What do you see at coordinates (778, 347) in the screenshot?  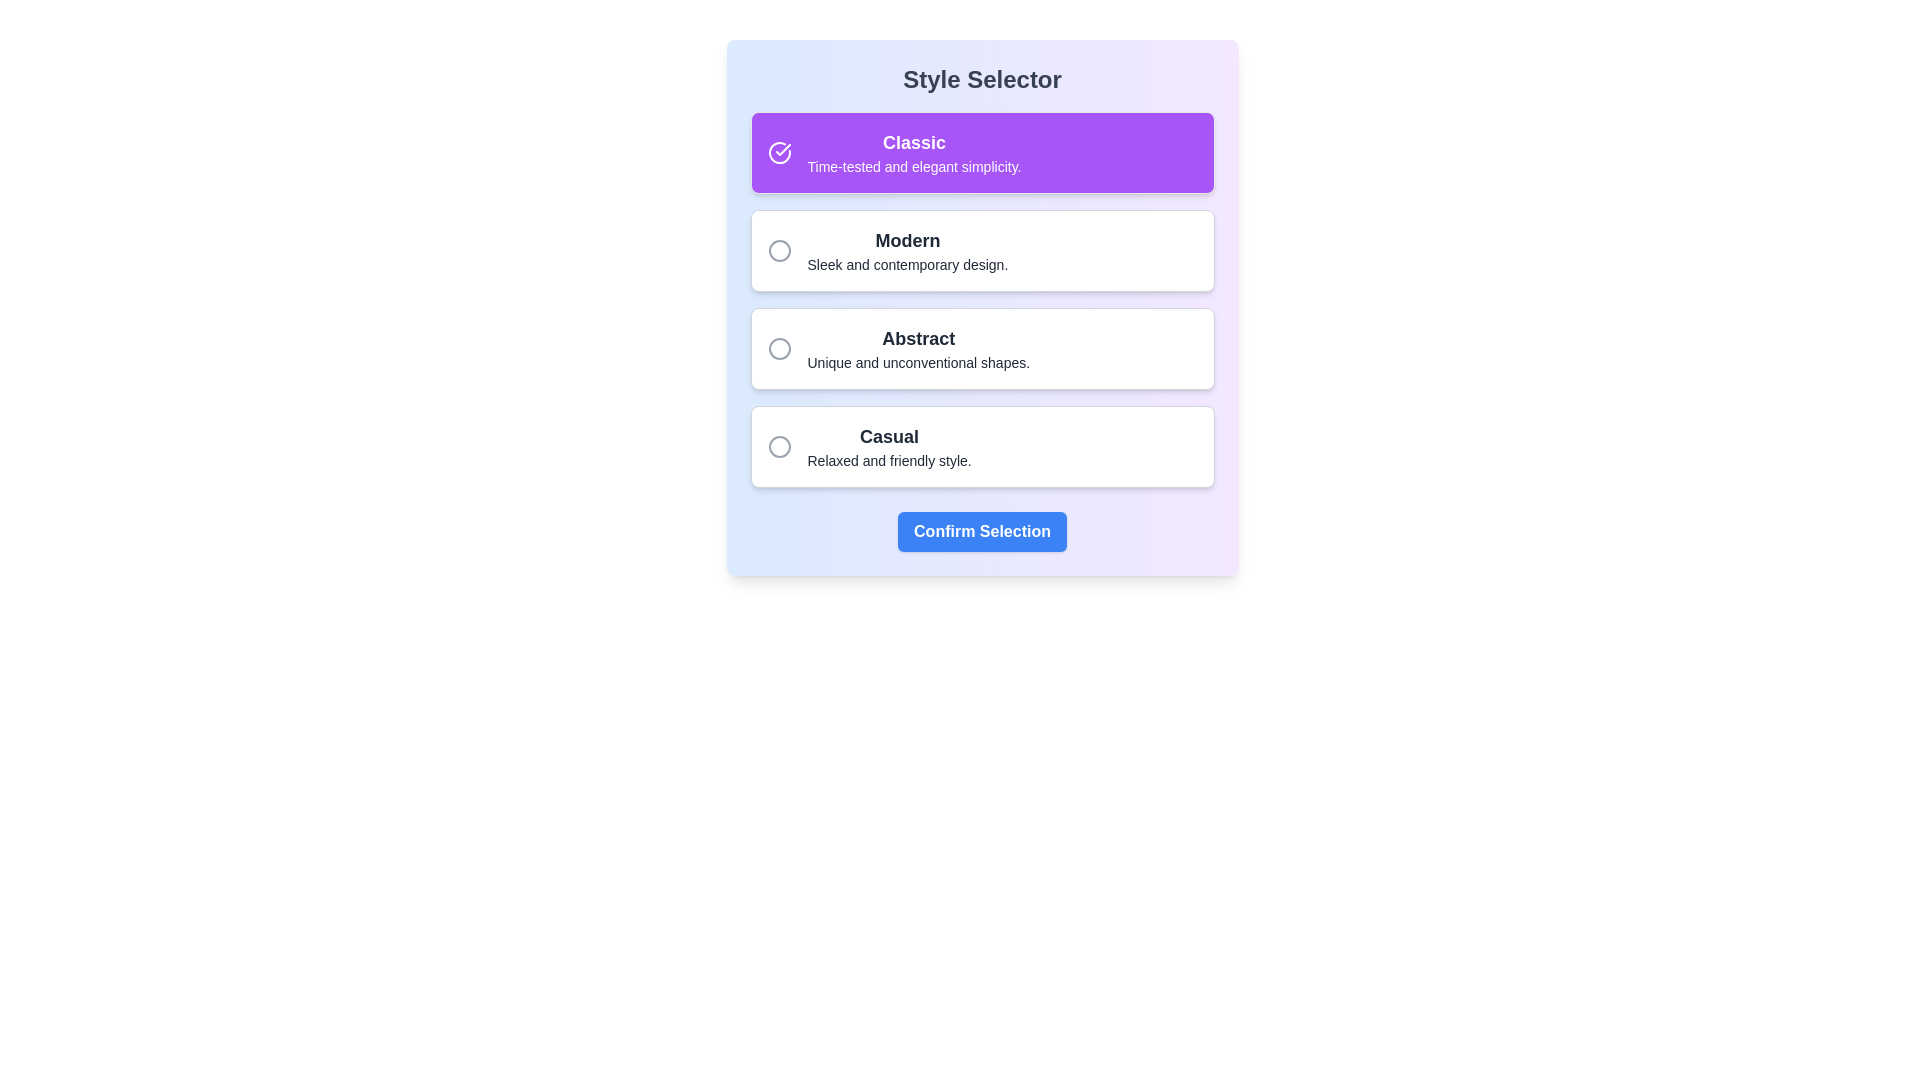 I see `the inner SVG circle element located near the 'Abstract' text in the interface by moving the cursor to its center coordinates` at bounding box center [778, 347].